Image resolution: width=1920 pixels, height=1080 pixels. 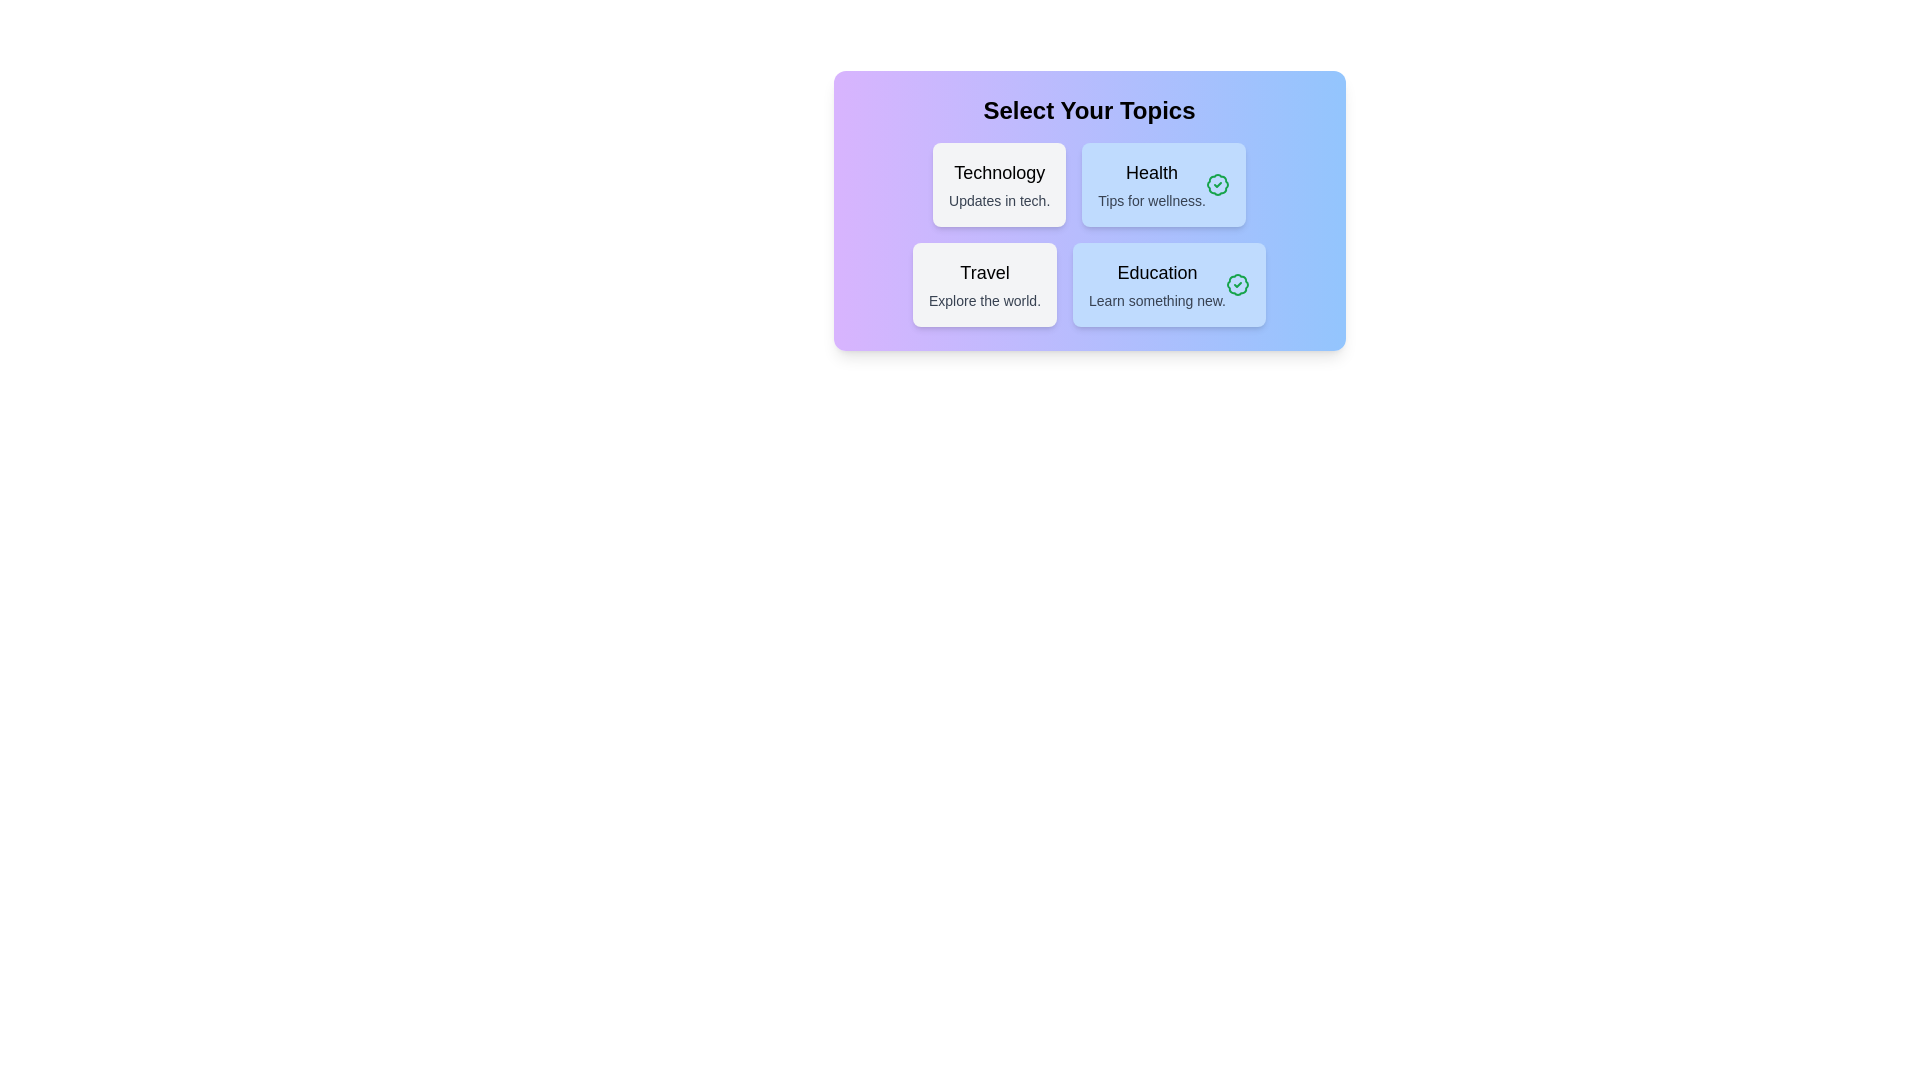 What do you see at coordinates (1164, 185) in the screenshot?
I see `the description of the chip labeled Health` at bounding box center [1164, 185].